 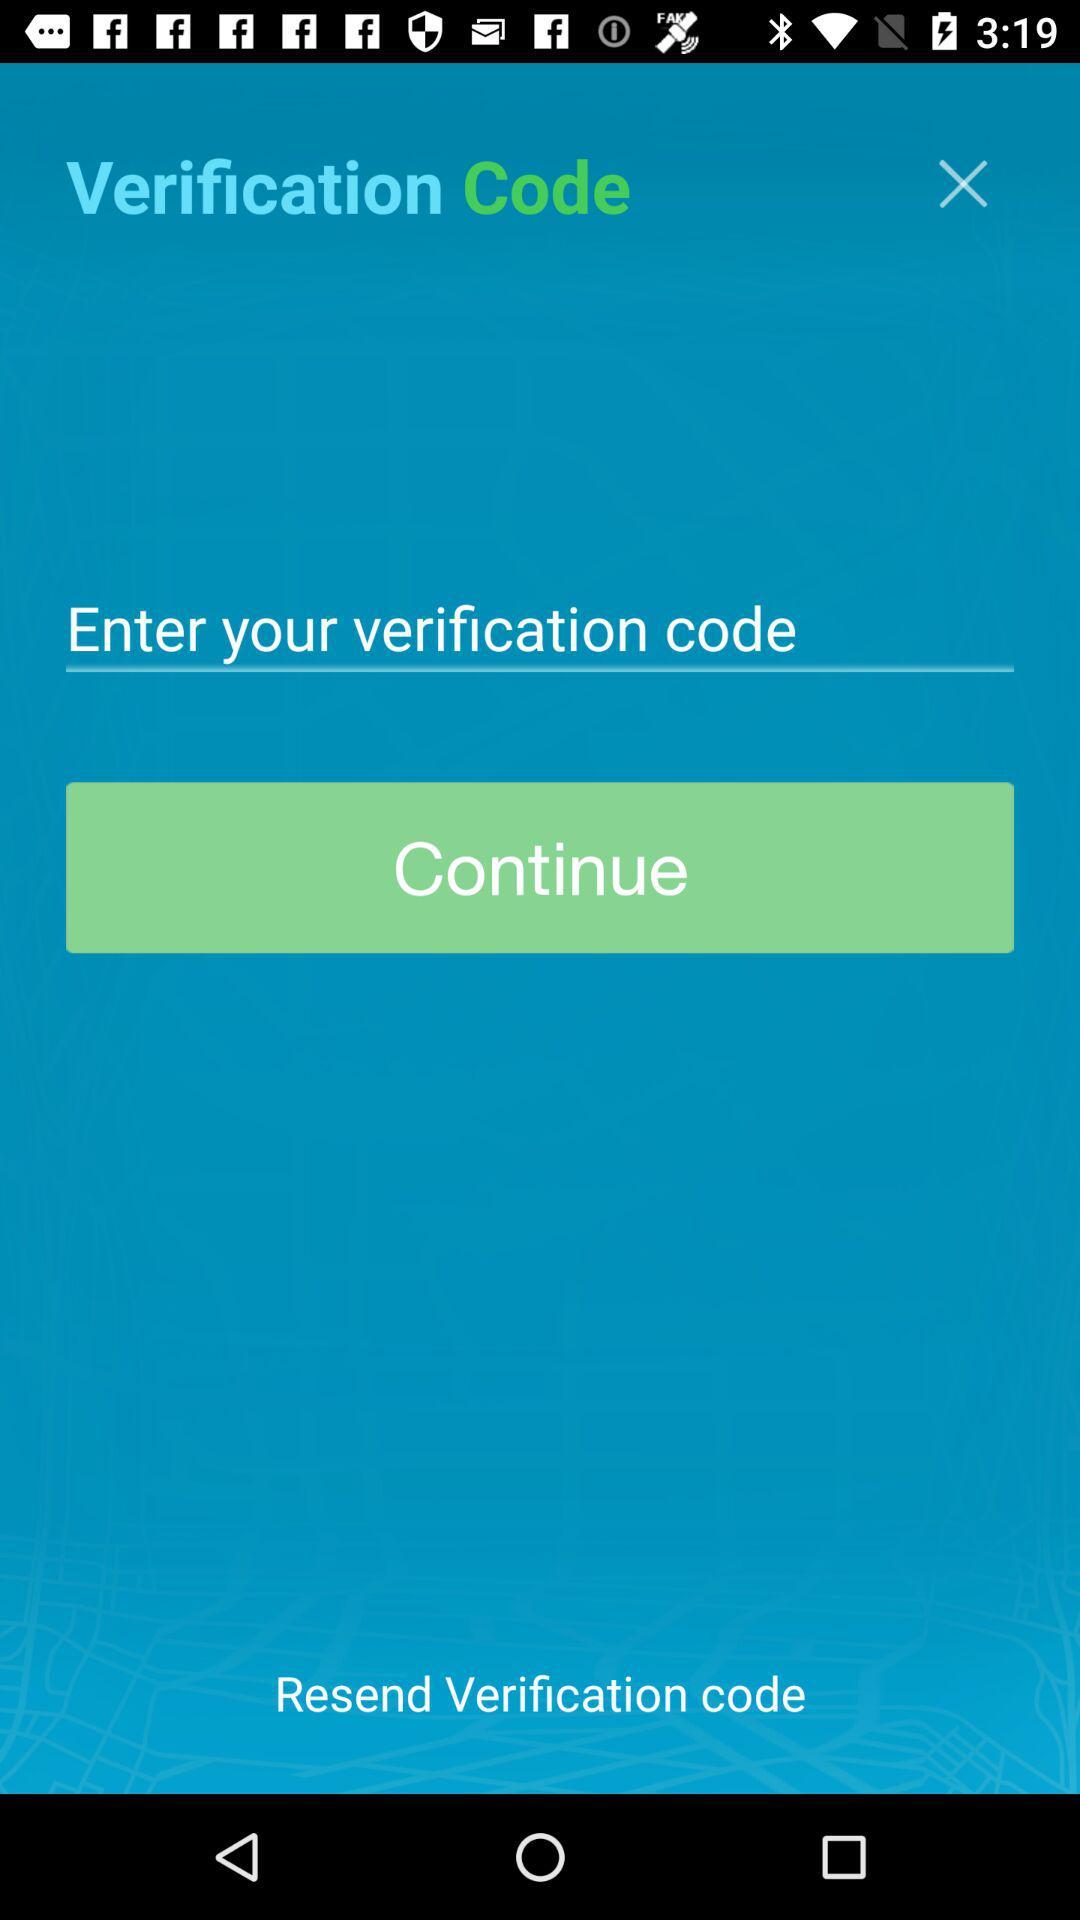 What do you see at coordinates (962, 183) in the screenshot?
I see `the close icon` at bounding box center [962, 183].